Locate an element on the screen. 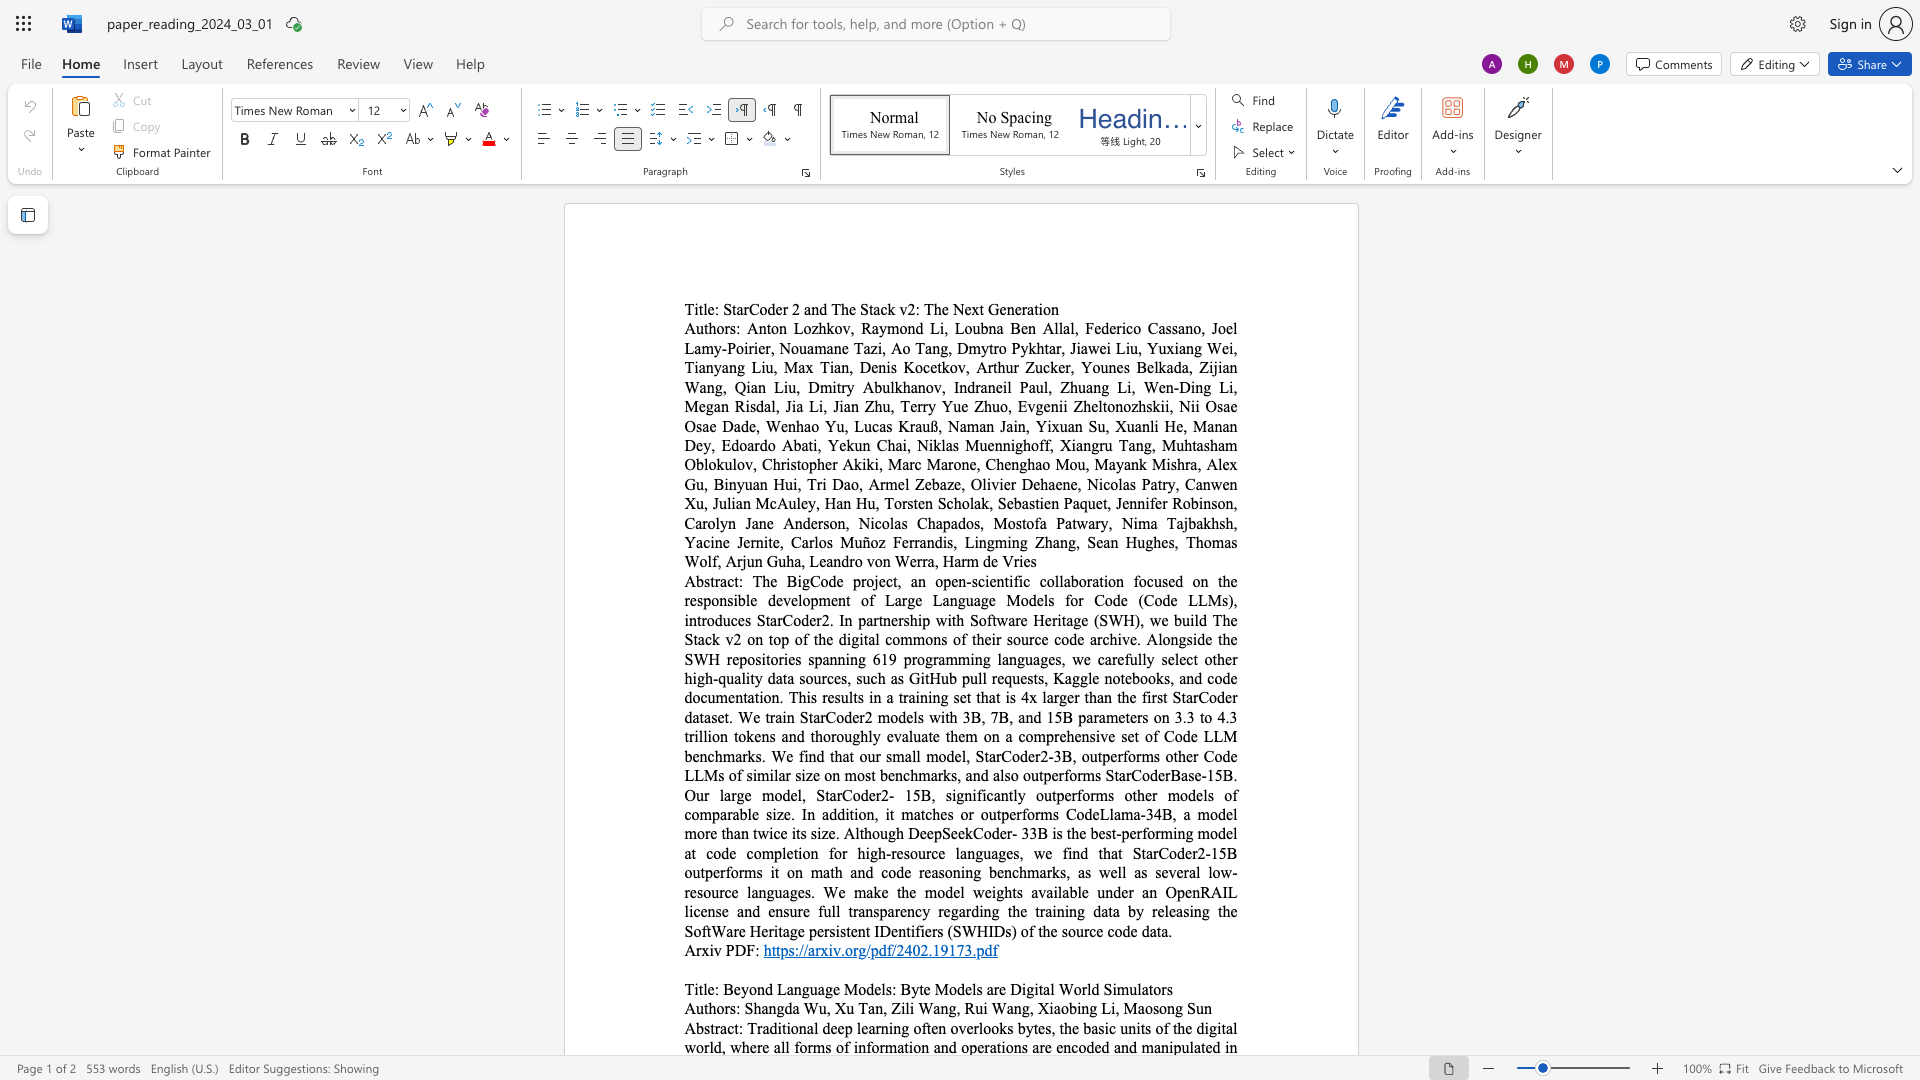 This screenshot has height=1080, width=1920. the 4th character "a" in the text is located at coordinates (1030, 309).